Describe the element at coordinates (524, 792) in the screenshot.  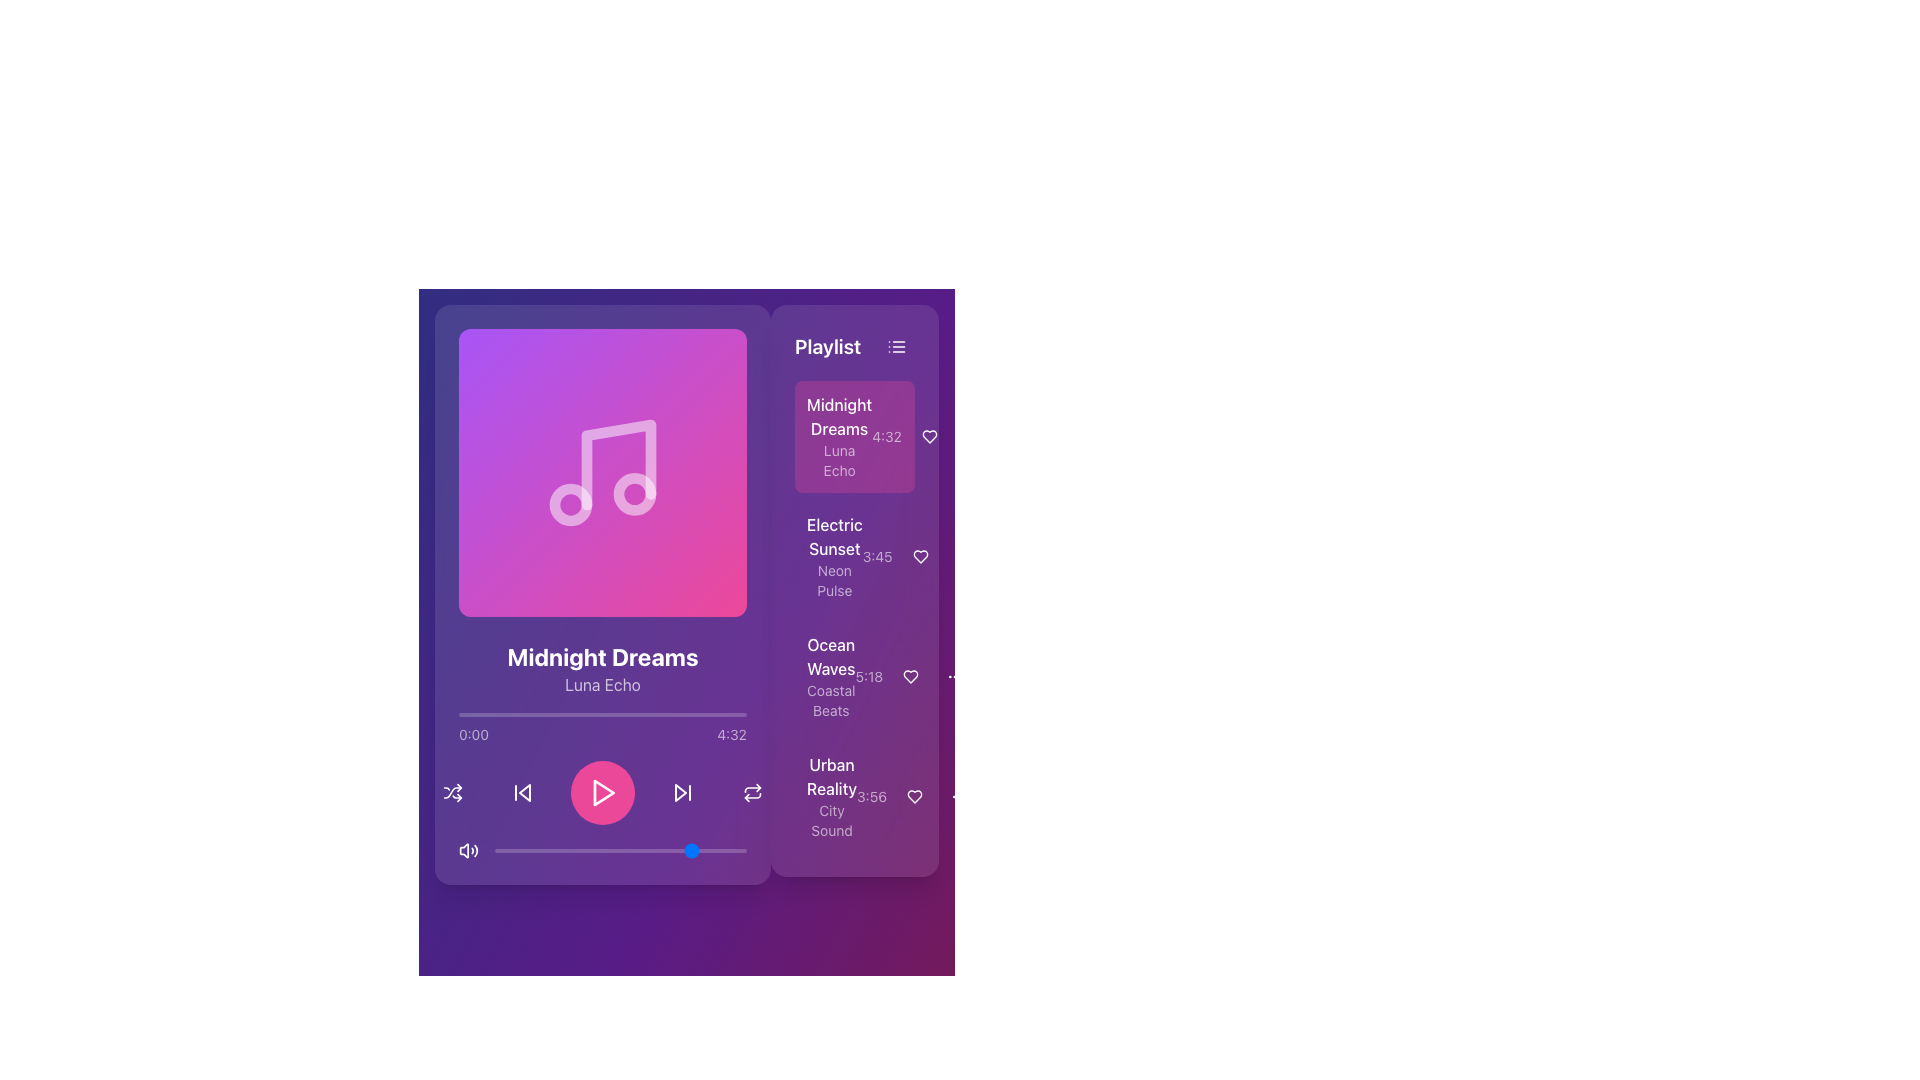
I see `the leftward pointing triangle of the skip-backward icon` at that location.